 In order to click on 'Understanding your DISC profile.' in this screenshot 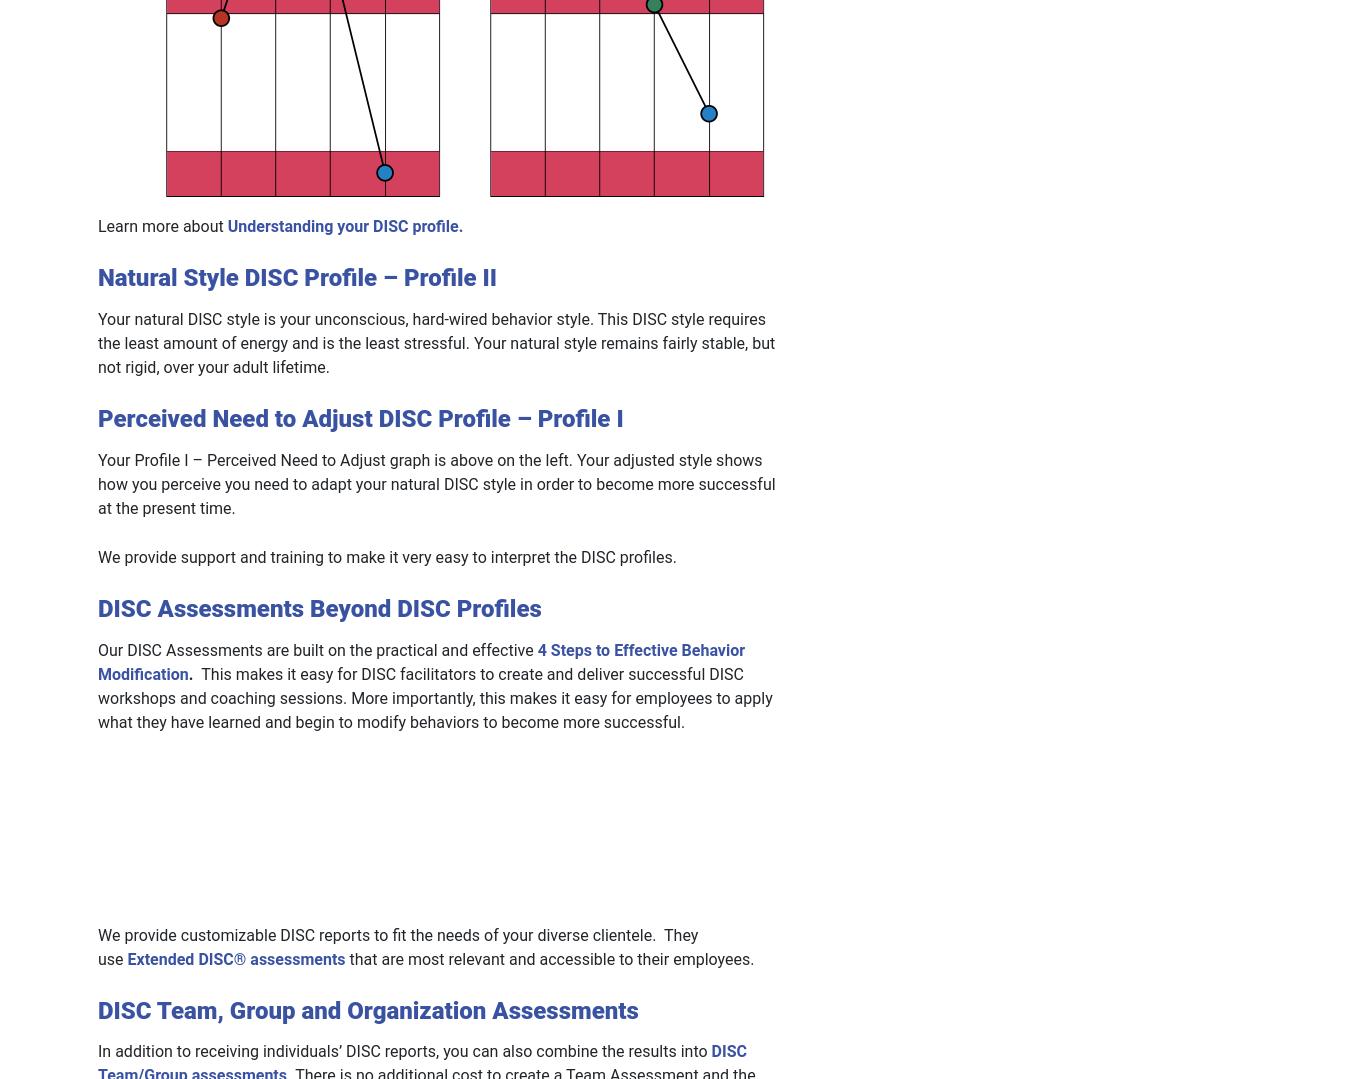, I will do `click(344, 225)`.